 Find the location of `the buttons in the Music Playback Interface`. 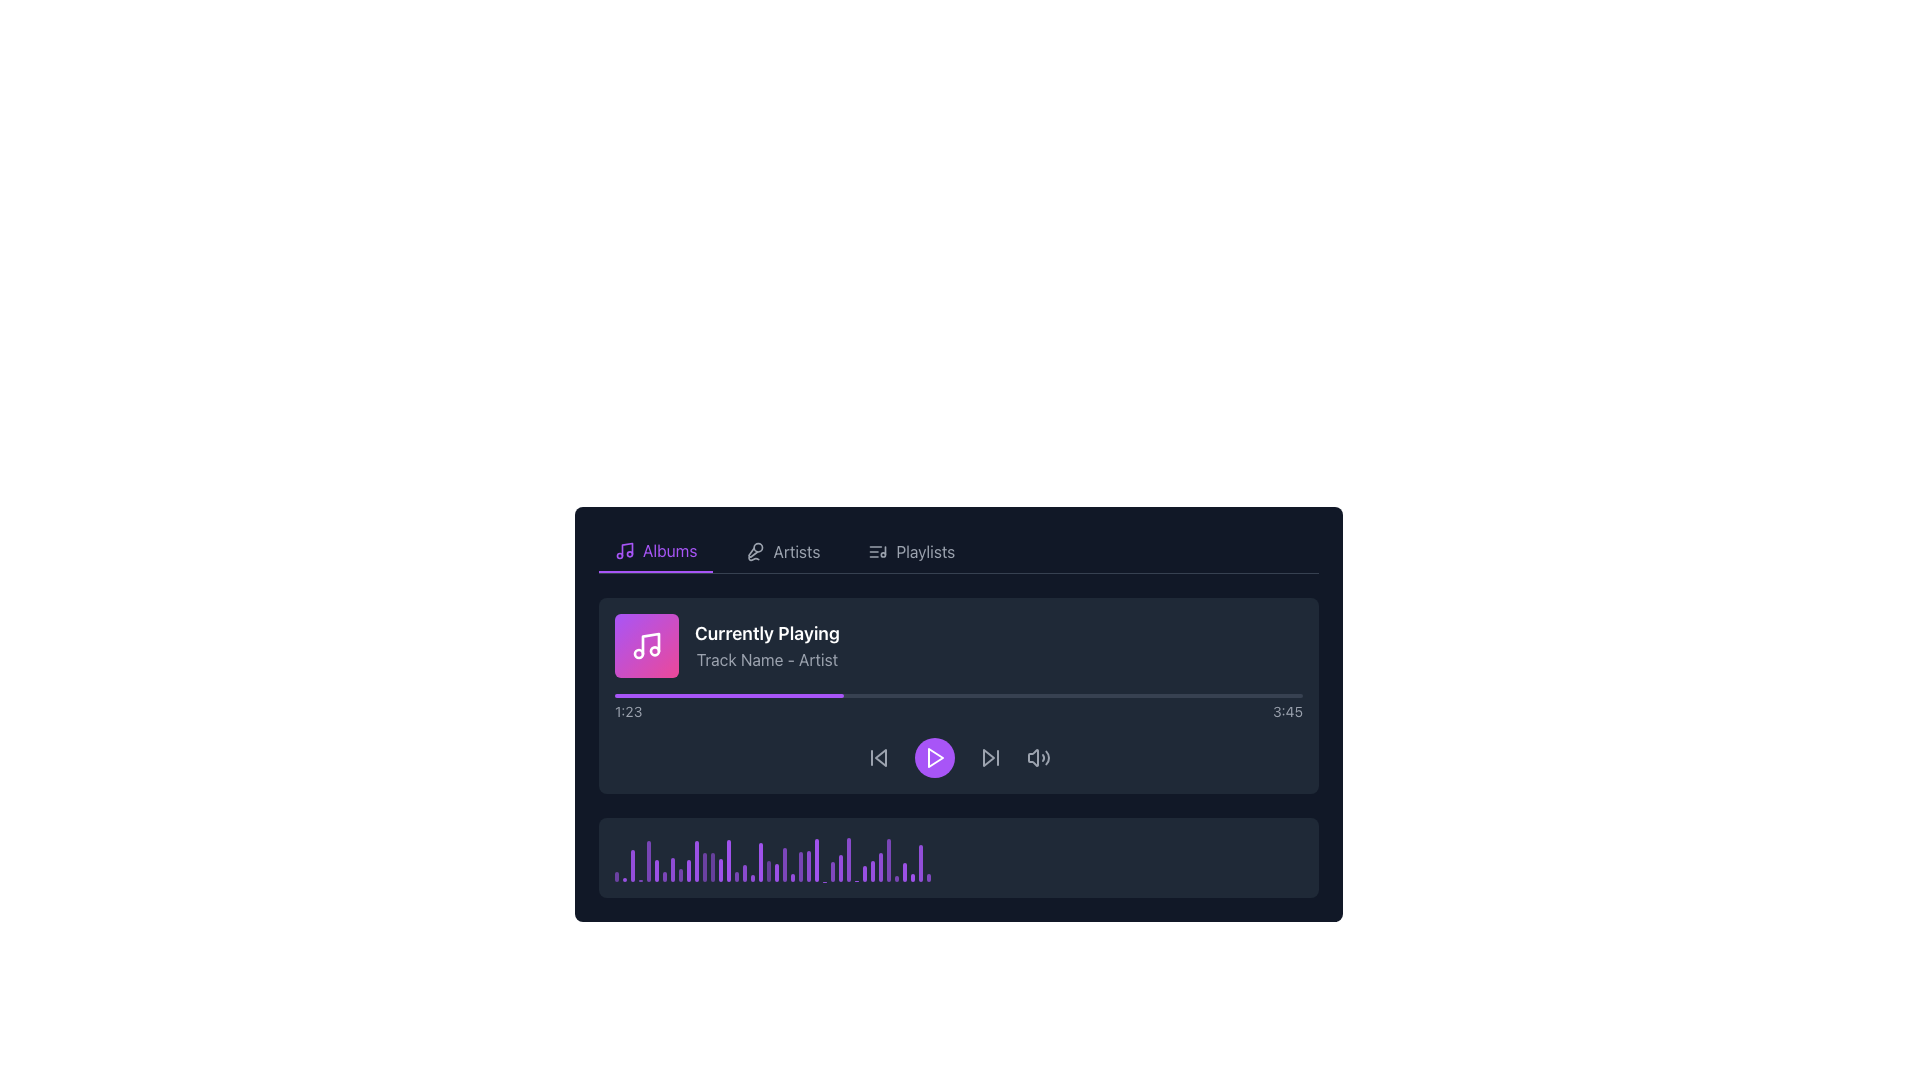

the buttons in the Music Playback Interface is located at coordinates (958, 748).